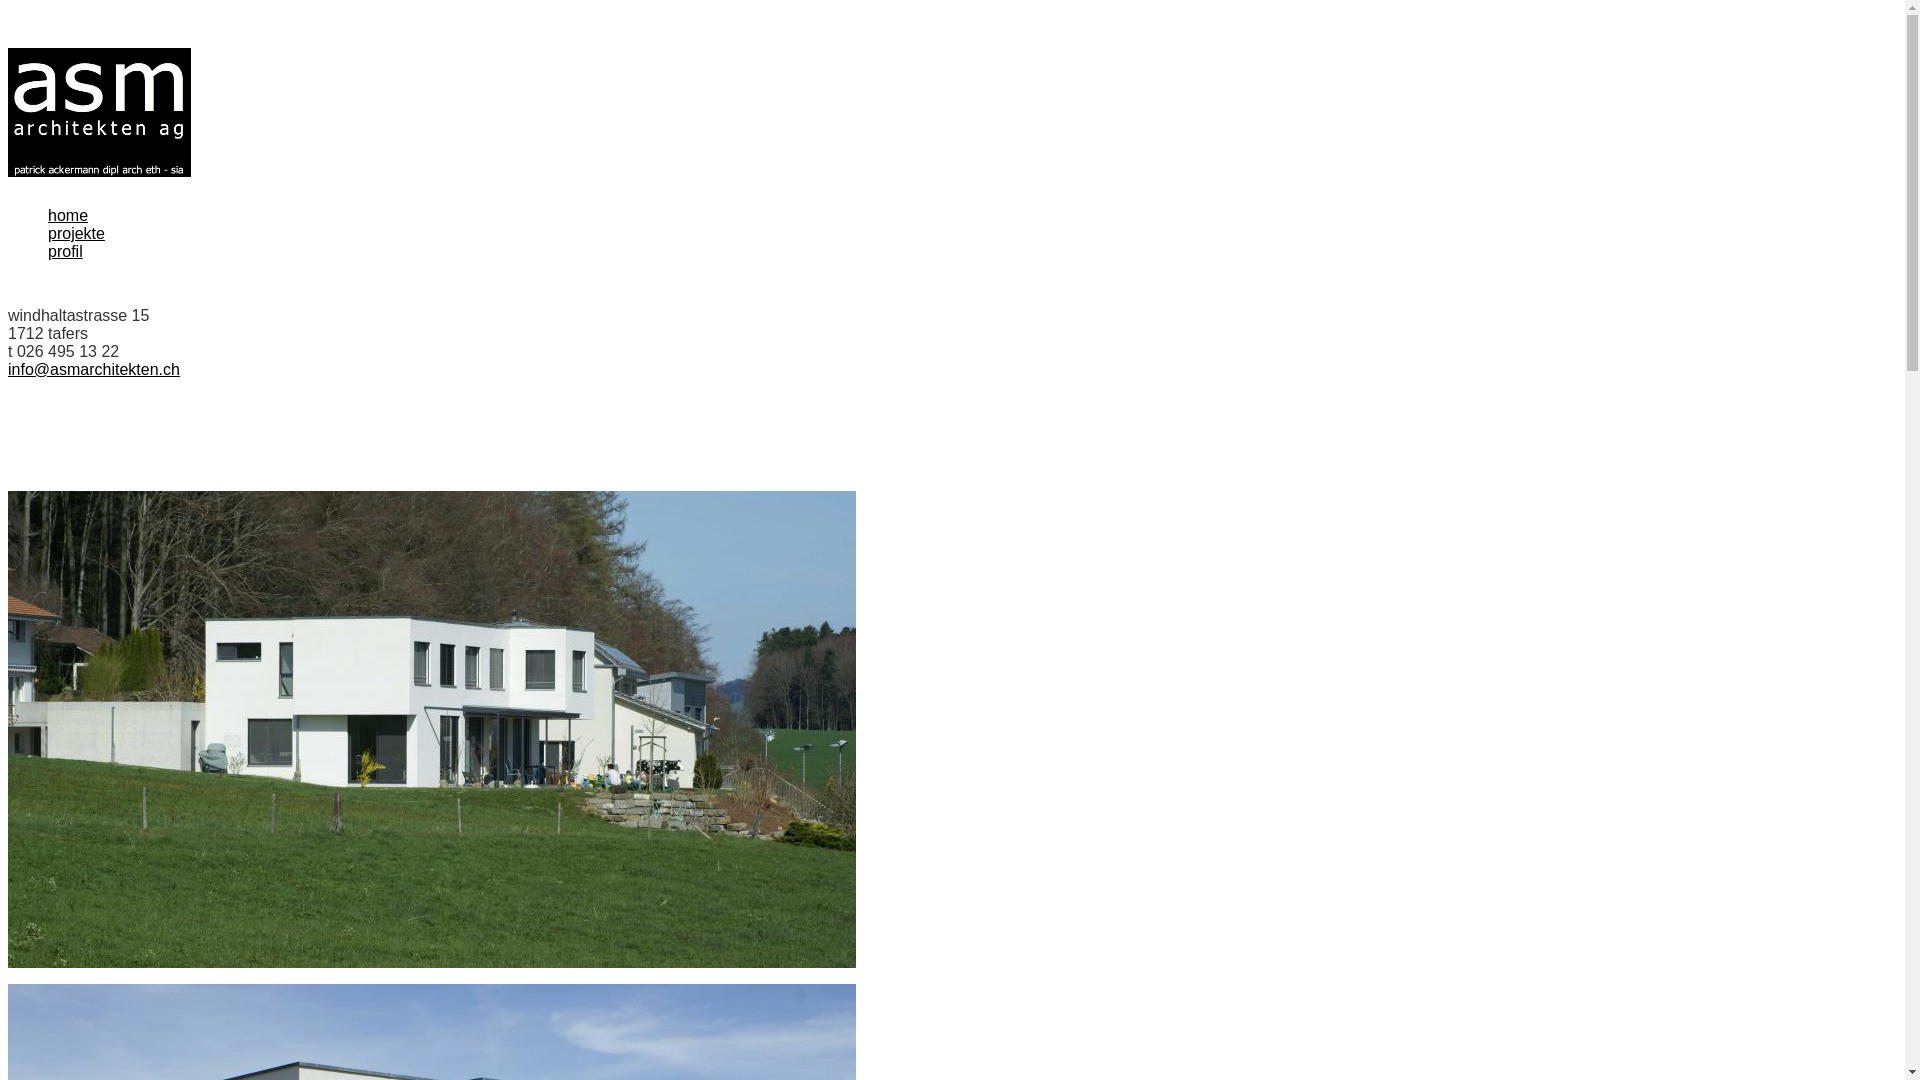 The height and width of the screenshot is (1080, 1920). Describe the element at coordinates (93, 369) in the screenshot. I see `'info@asmarchitekten.ch'` at that location.